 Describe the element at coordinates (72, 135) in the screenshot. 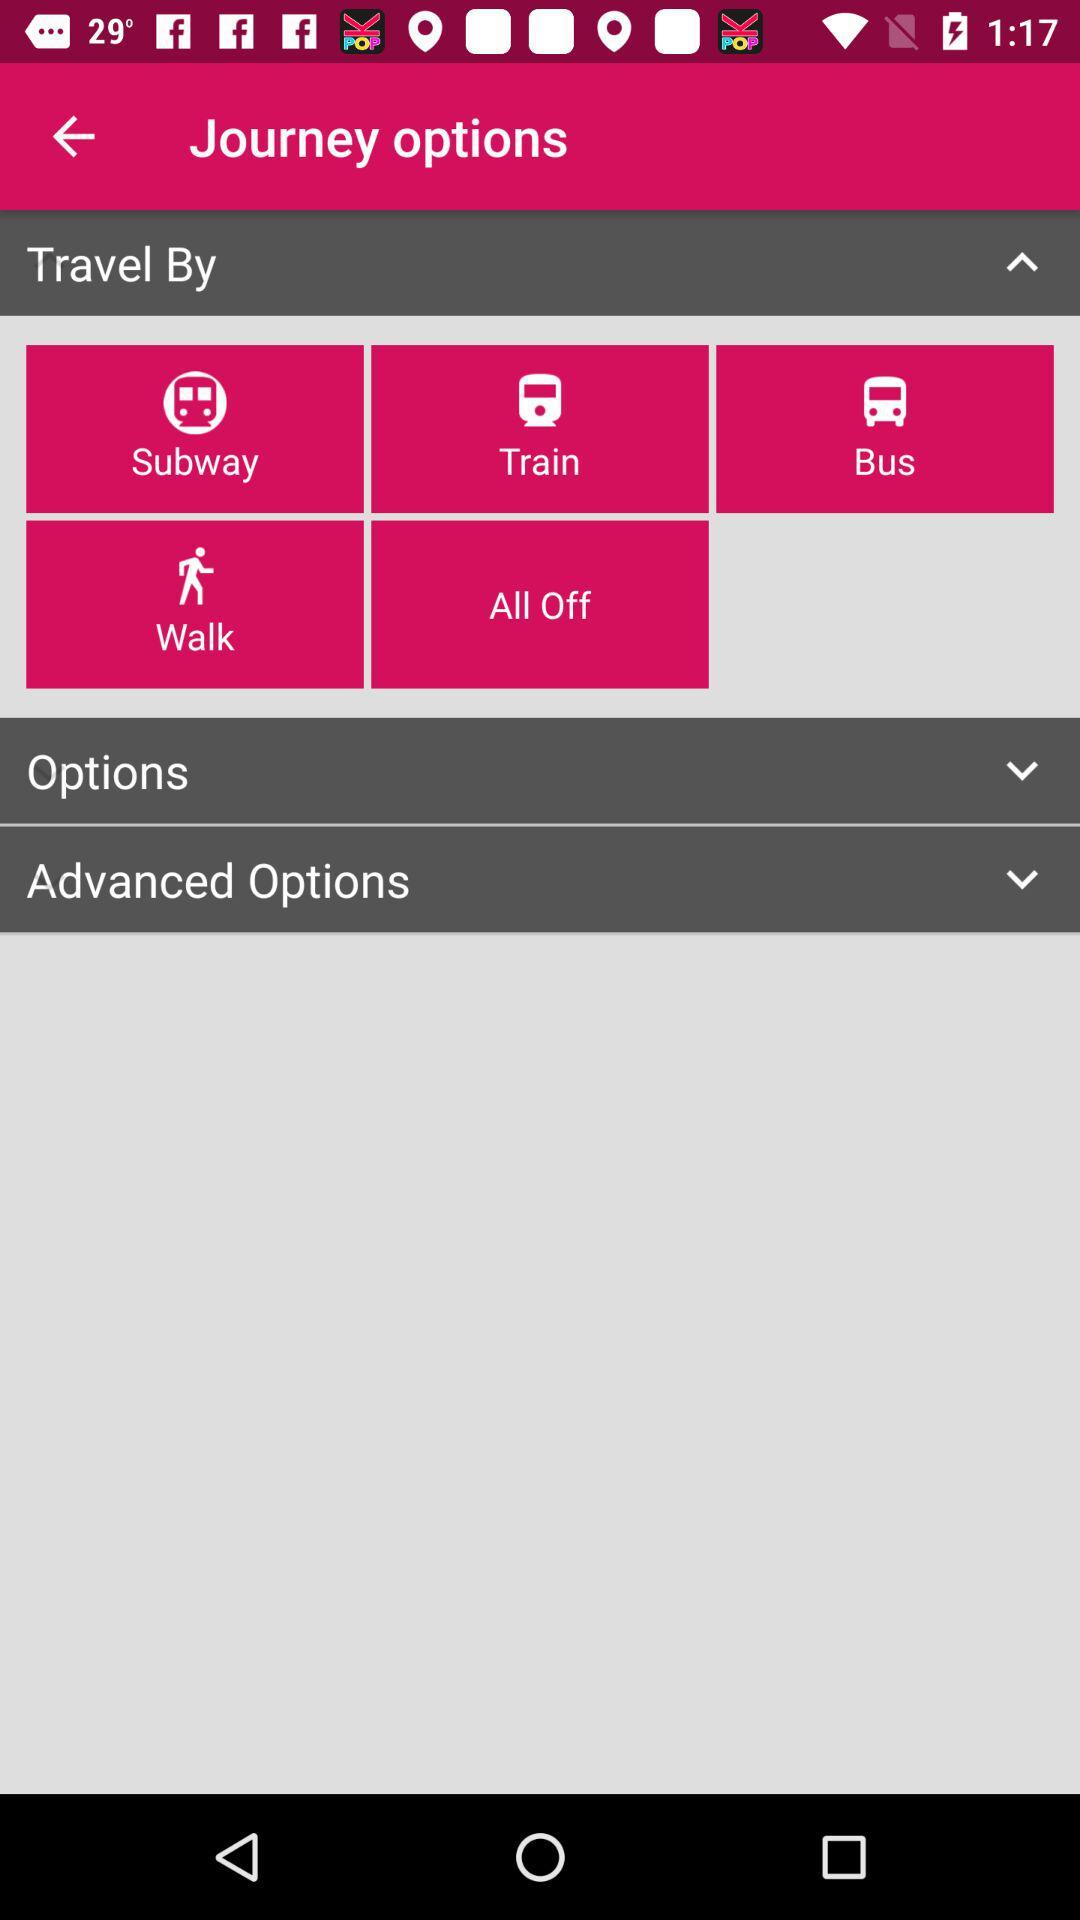

I see `icon above the travel by` at that location.